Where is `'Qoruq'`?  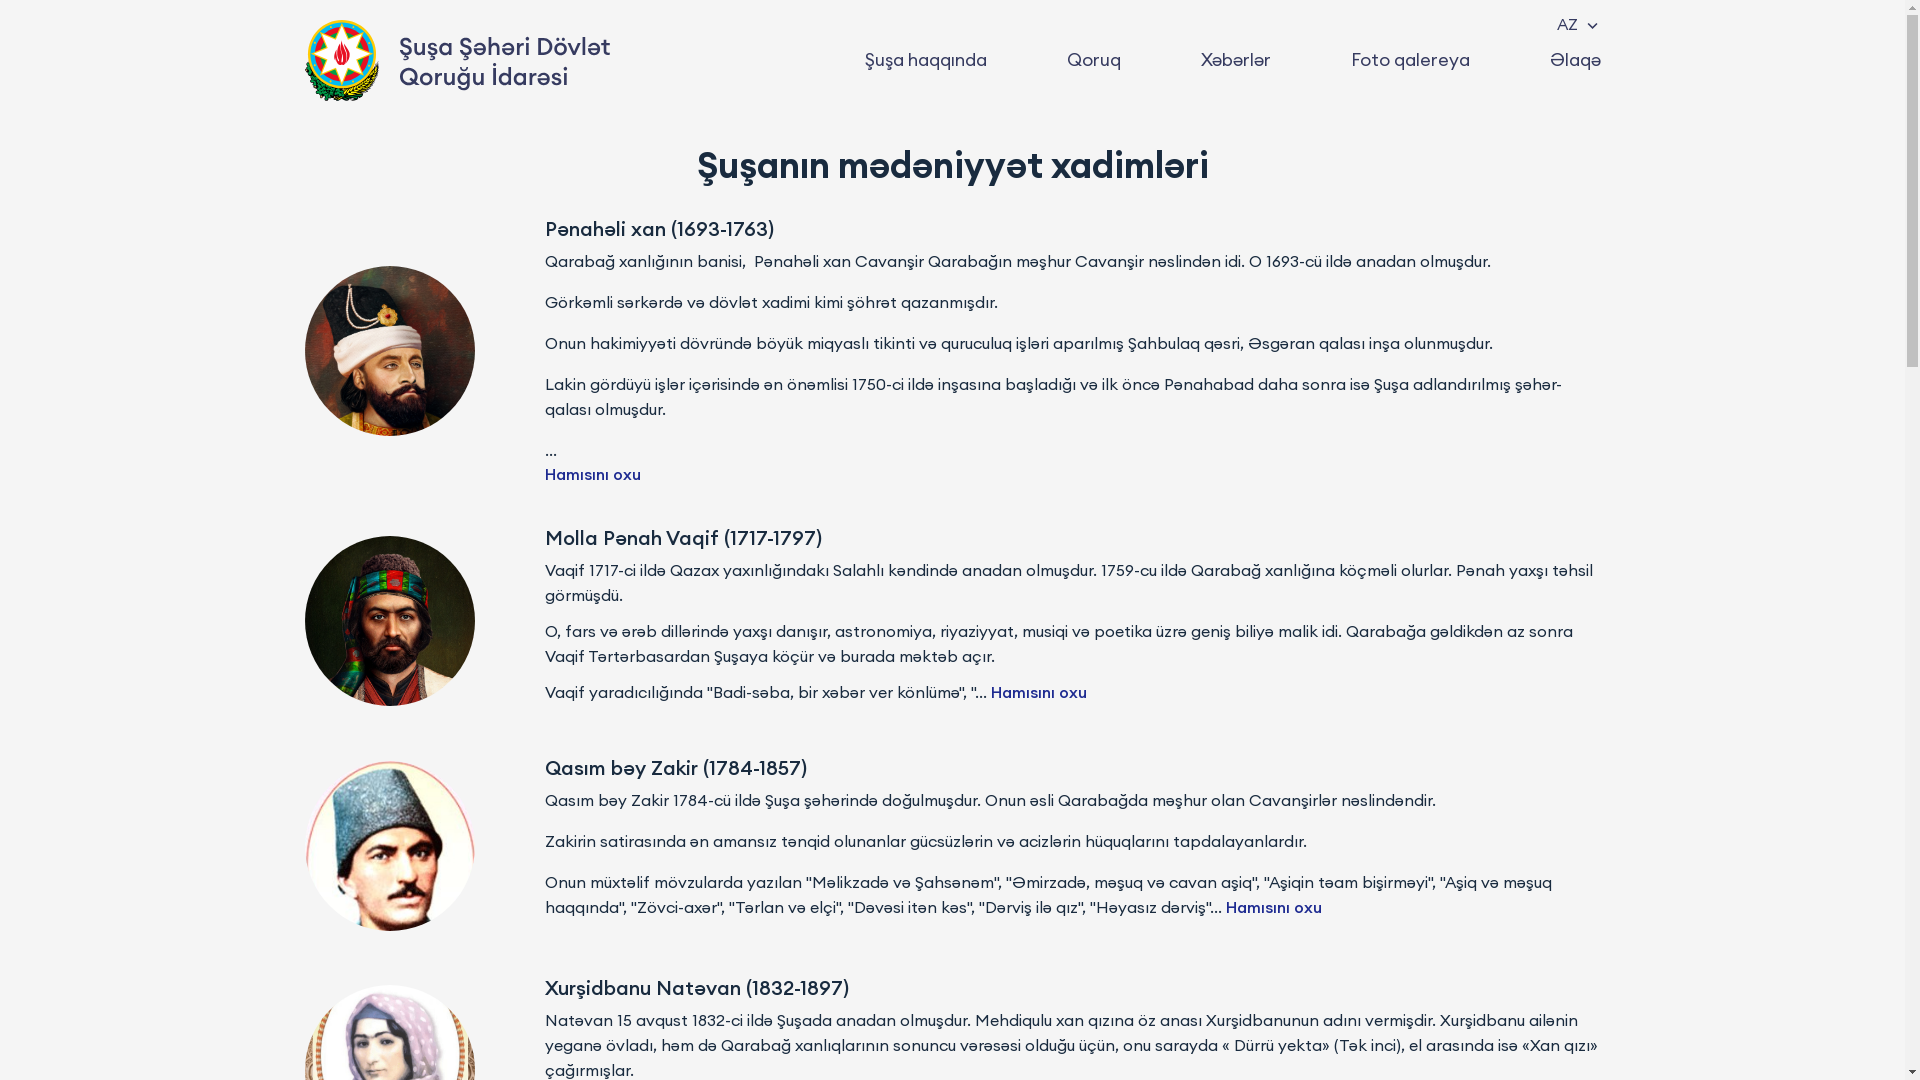 'Qoruq' is located at coordinates (1092, 59).